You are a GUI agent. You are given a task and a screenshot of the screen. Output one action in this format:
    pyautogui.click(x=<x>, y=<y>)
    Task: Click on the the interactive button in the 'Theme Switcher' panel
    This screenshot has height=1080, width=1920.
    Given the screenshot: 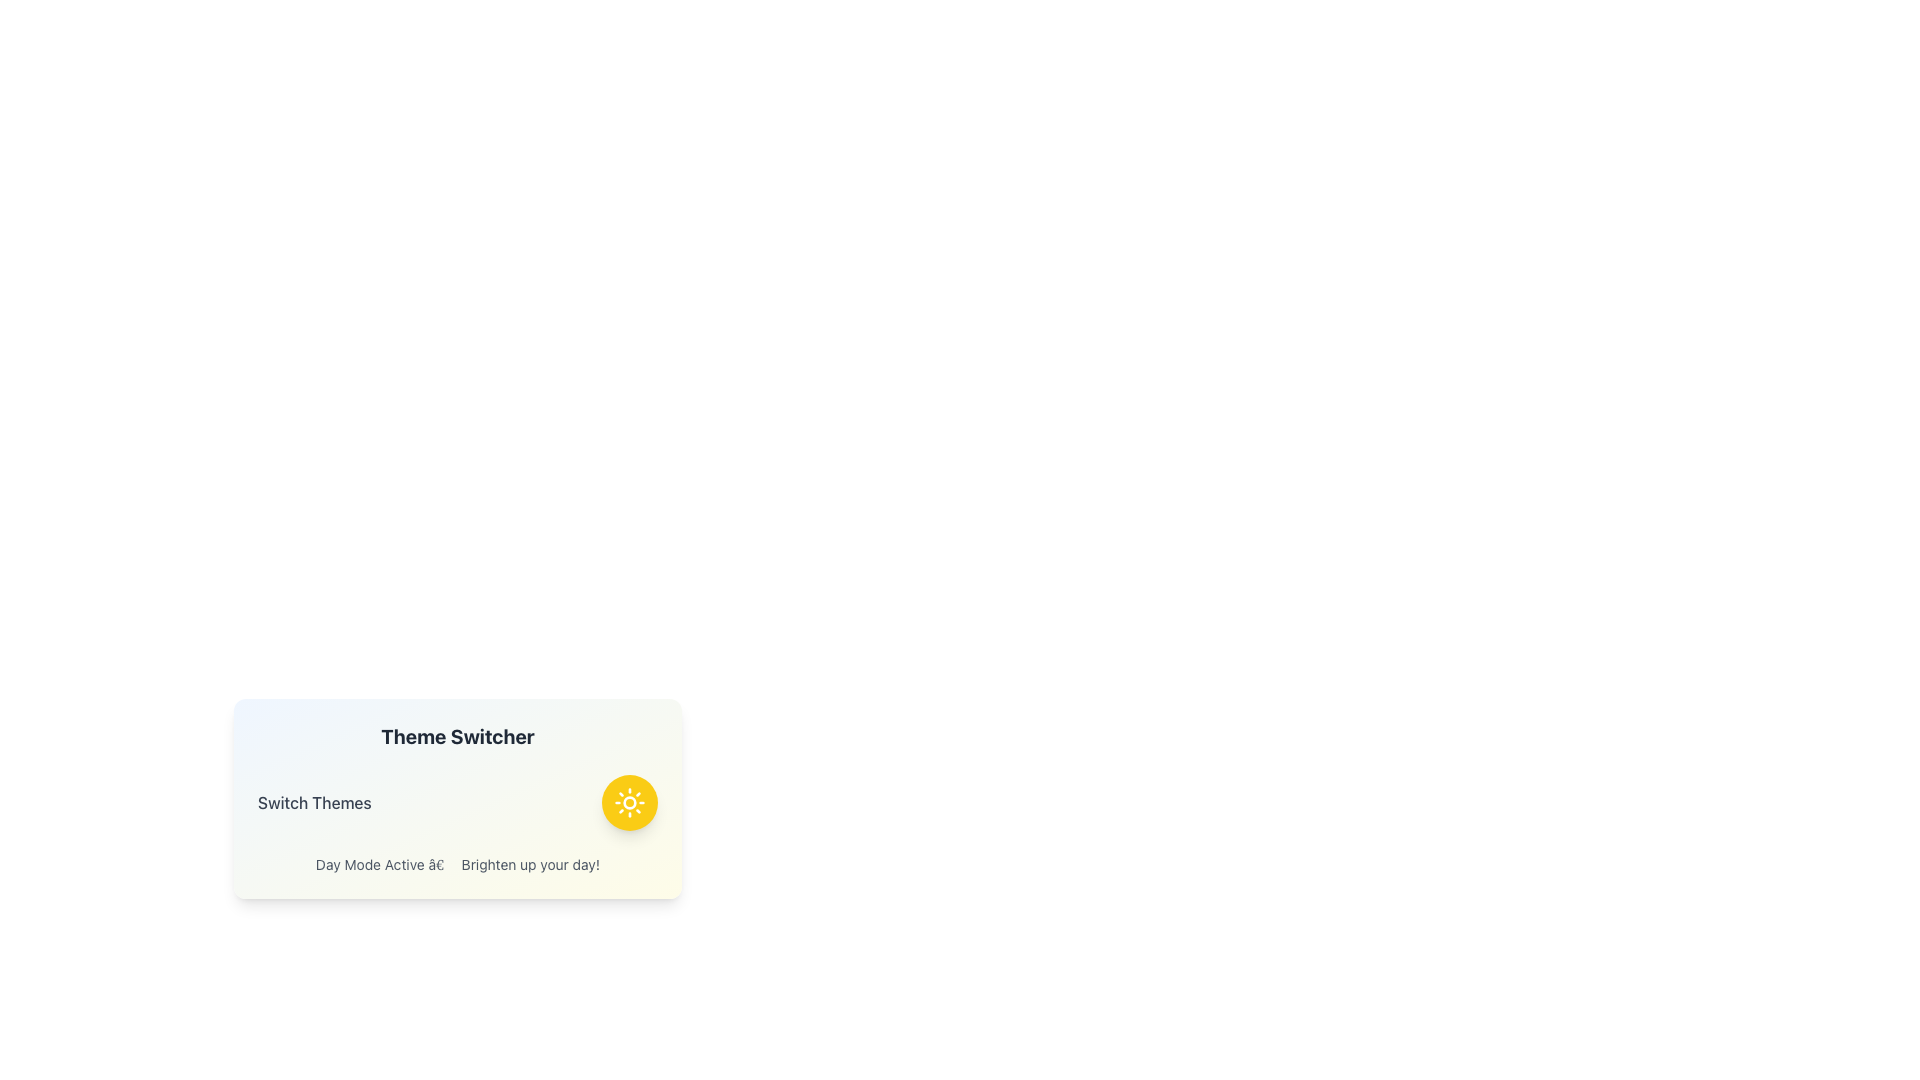 What is the action you would take?
    pyautogui.click(x=456, y=801)
    